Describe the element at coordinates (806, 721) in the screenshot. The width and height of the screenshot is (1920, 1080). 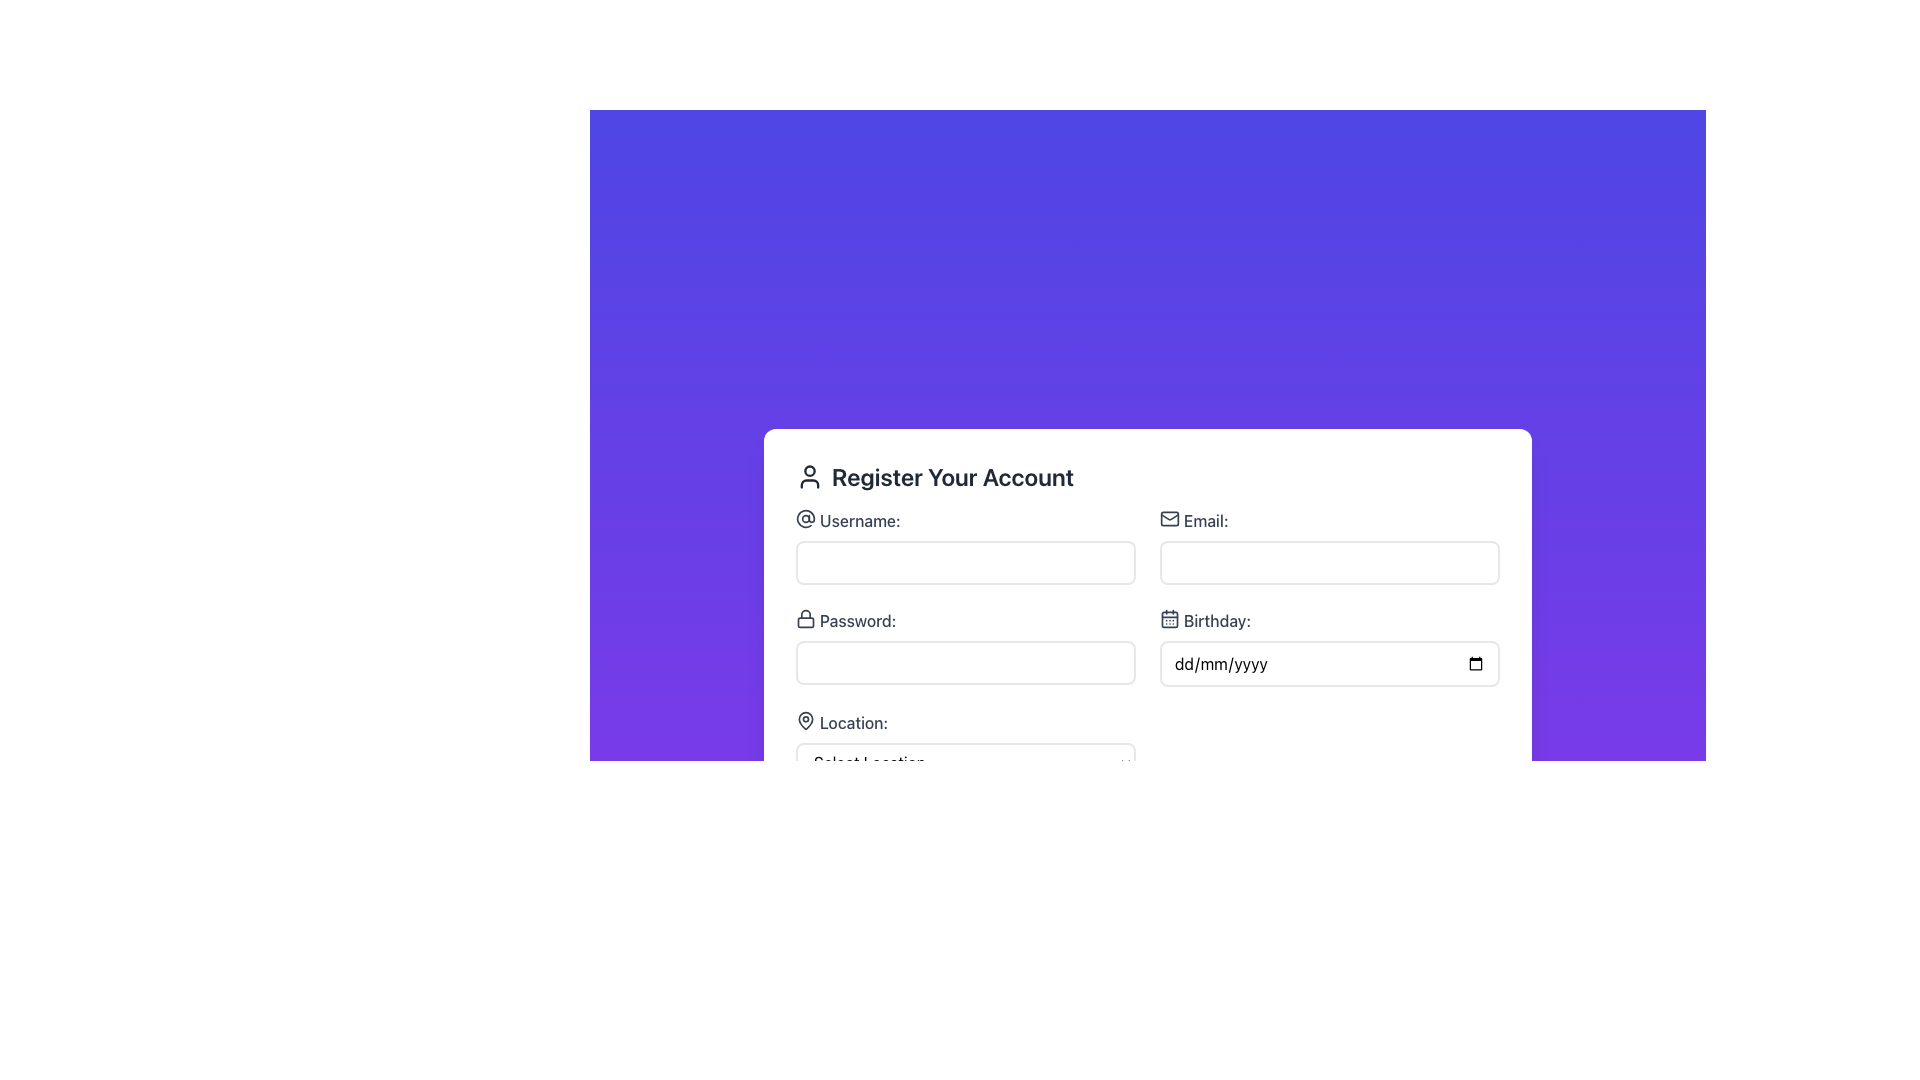
I see `the decorative location icon positioned to the left of the 'Location:' label, which is situated between the 'Password' and 'Email' fields` at that location.